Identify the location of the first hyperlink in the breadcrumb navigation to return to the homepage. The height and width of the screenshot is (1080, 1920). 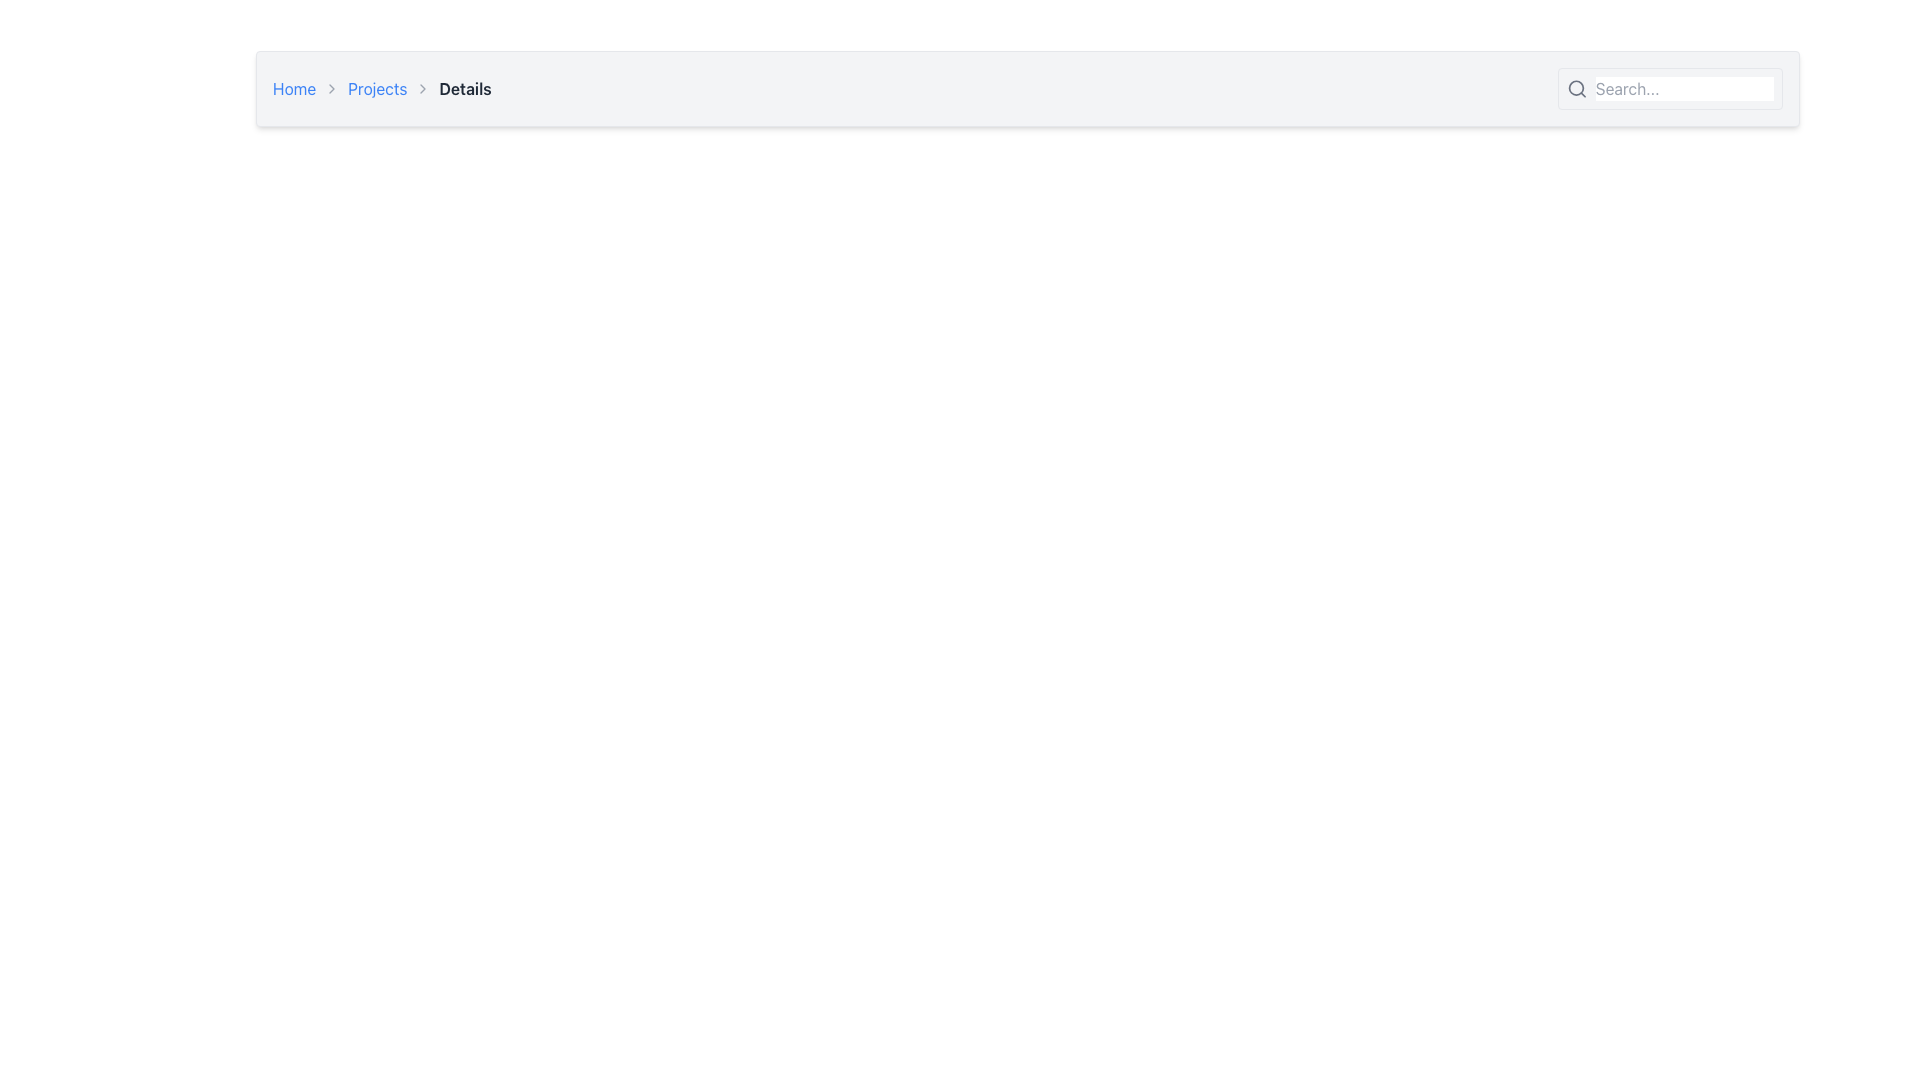
(293, 87).